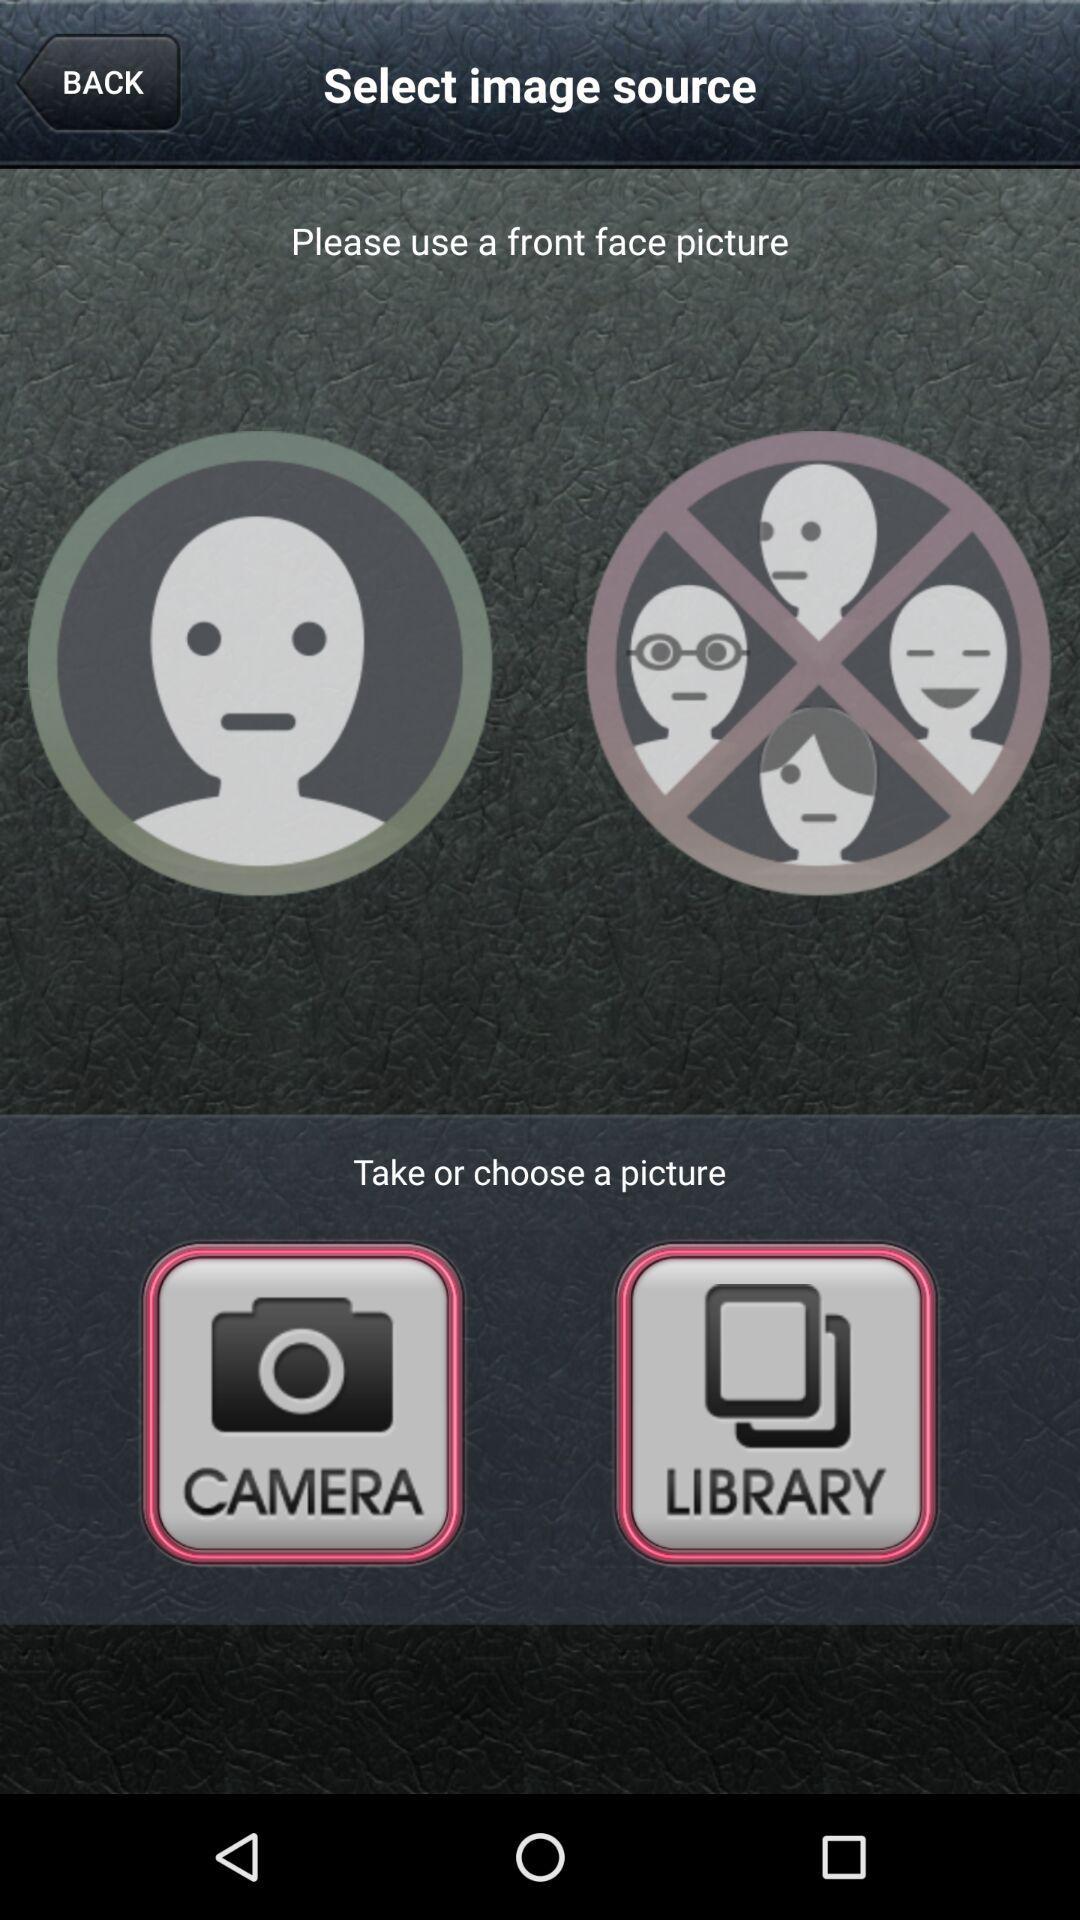 Image resolution: width=1080 pixels, height=1920 pixels. I want to click on open camera, so click(303, 1401).